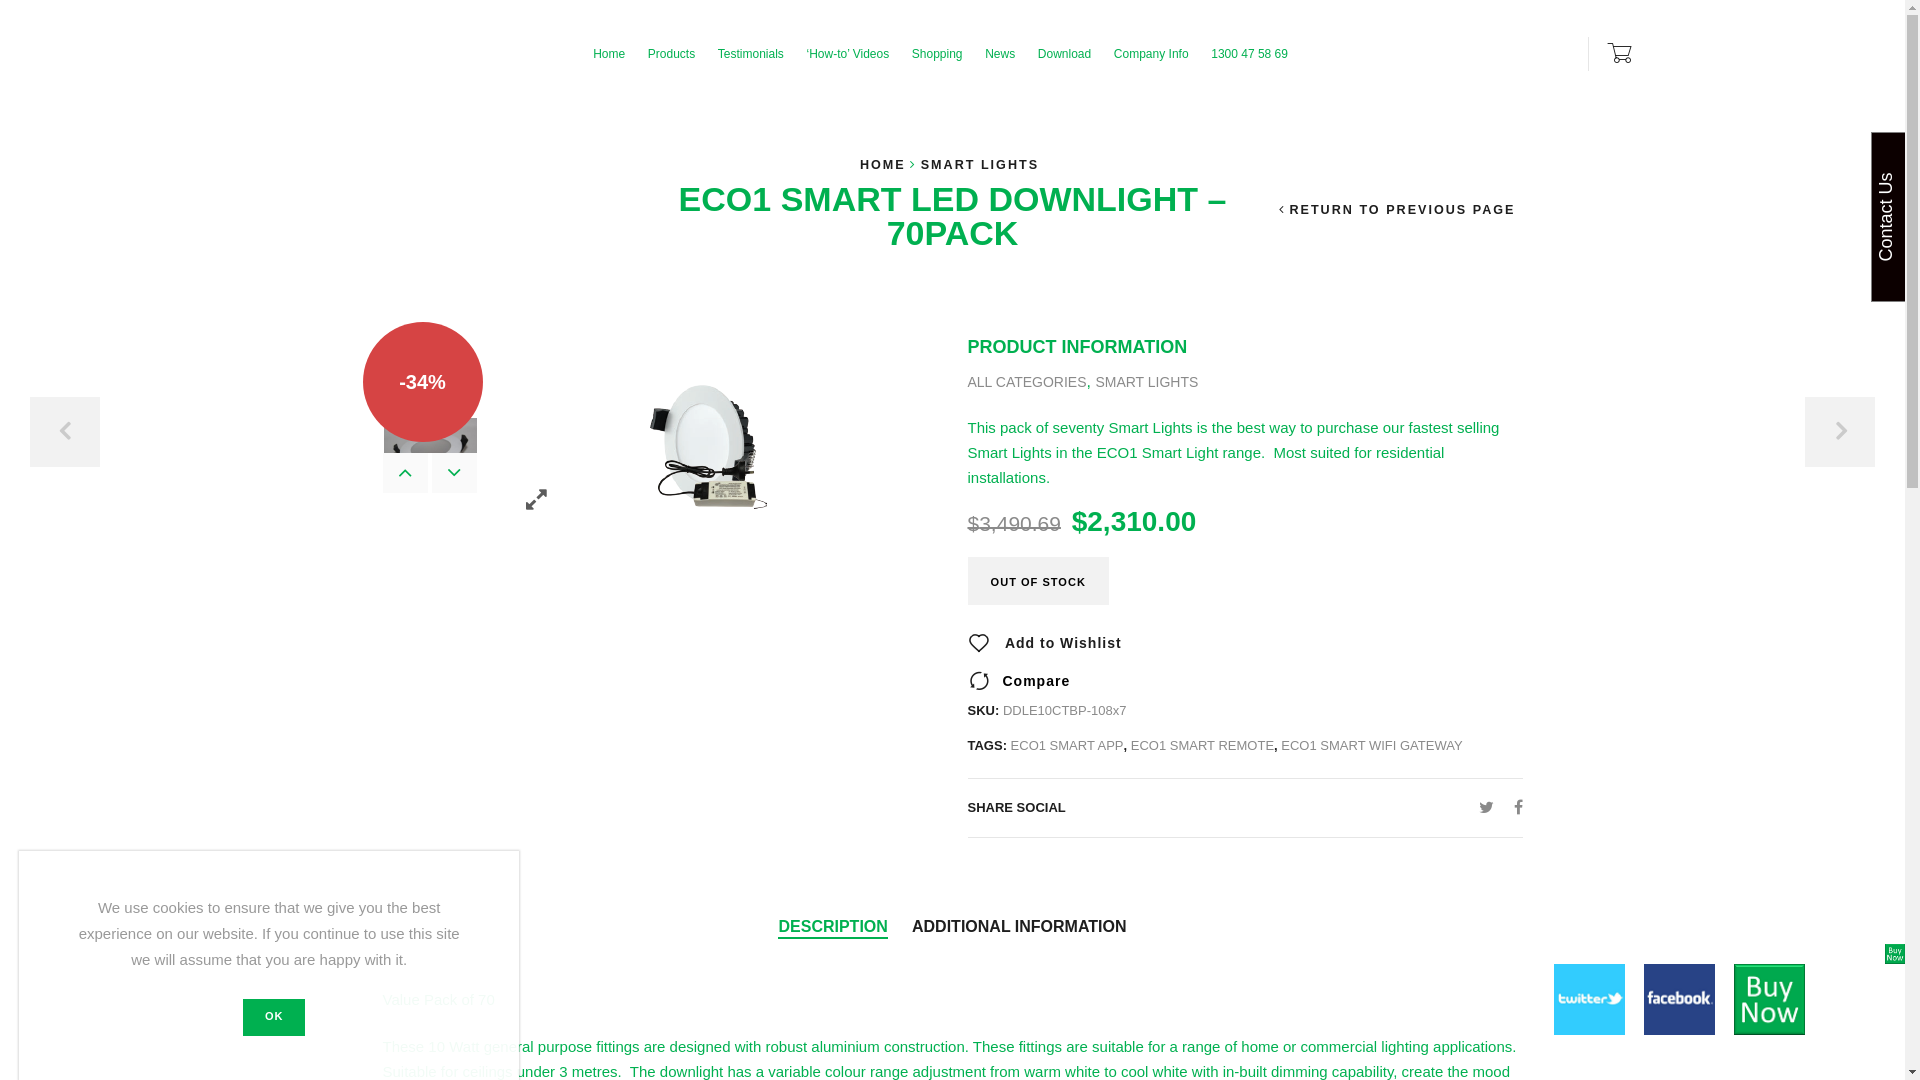  Describe the element at coordinates (65, 431) in the screenshot. I see `'PREVIOUS'` at that location.